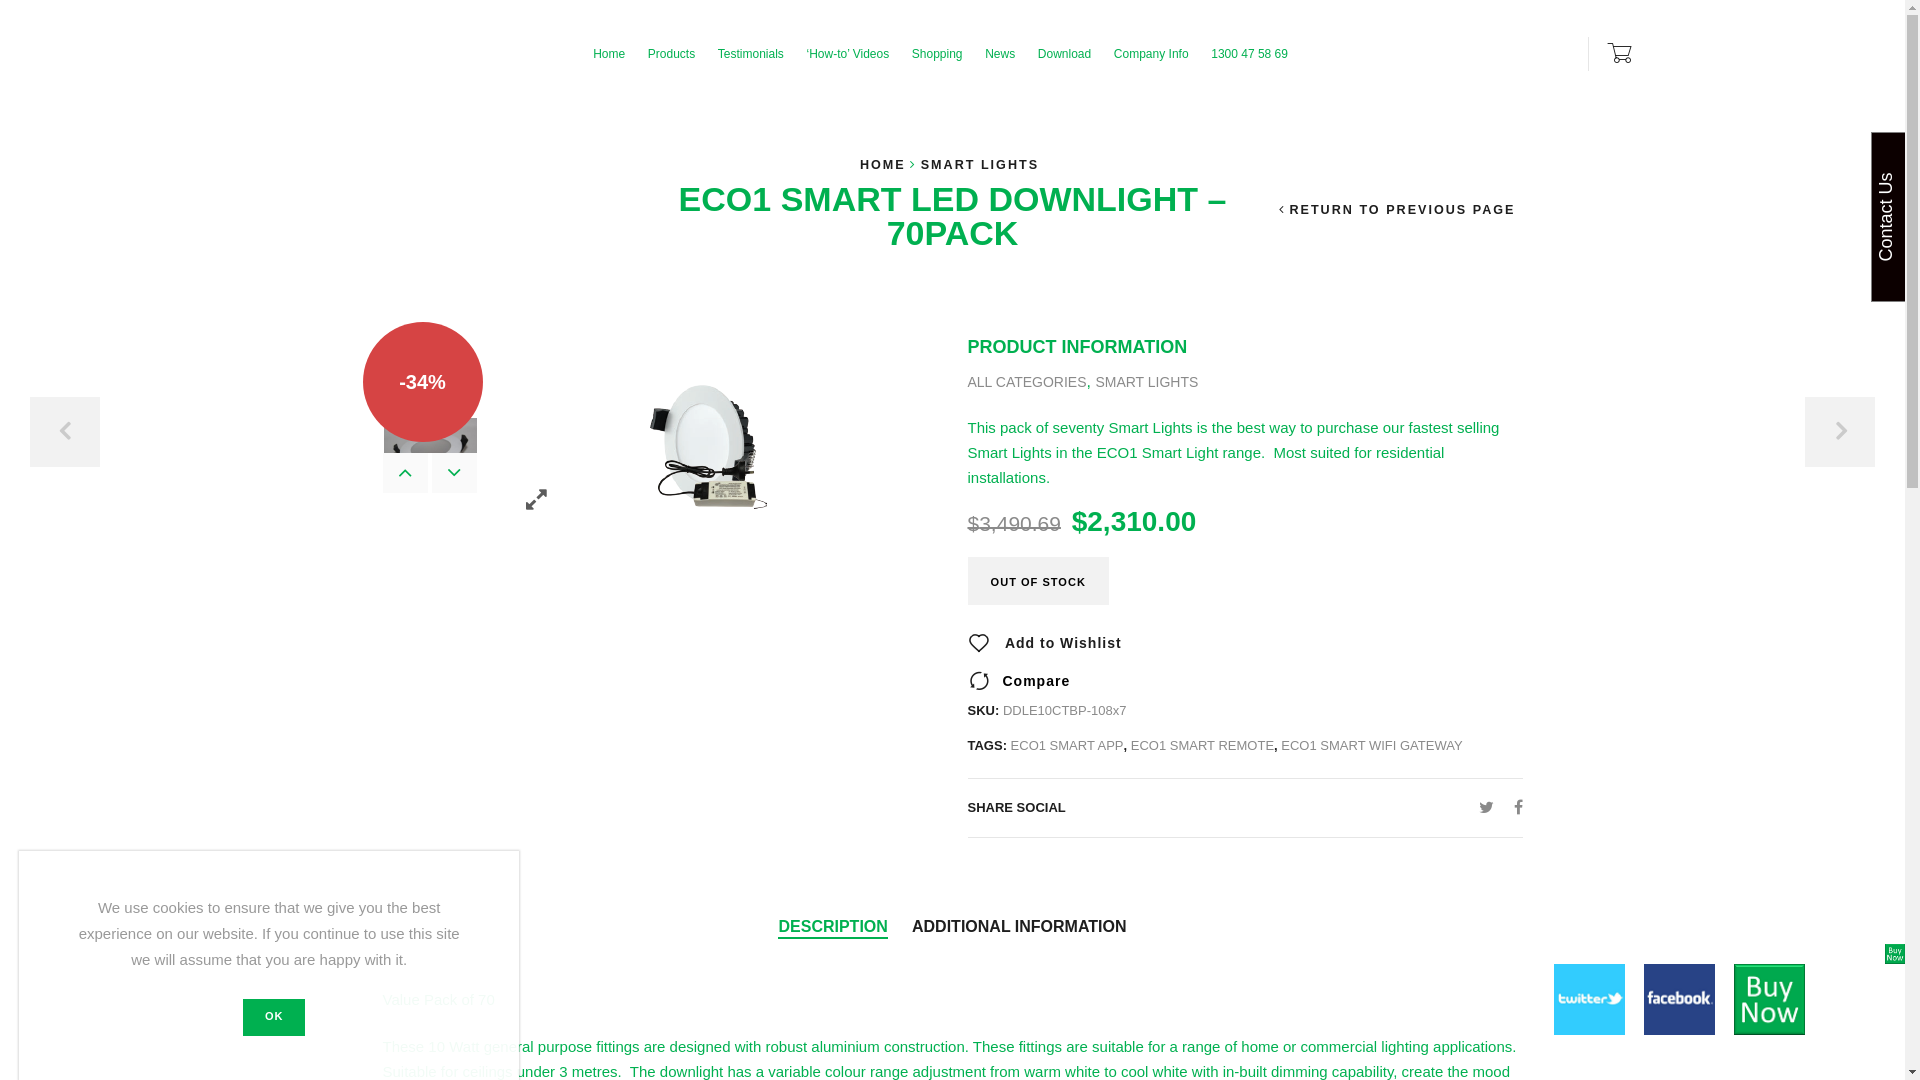  Describe the element at coordinates (65, 431) in the screenshot. I see `'PREVIOUS'` at that location.